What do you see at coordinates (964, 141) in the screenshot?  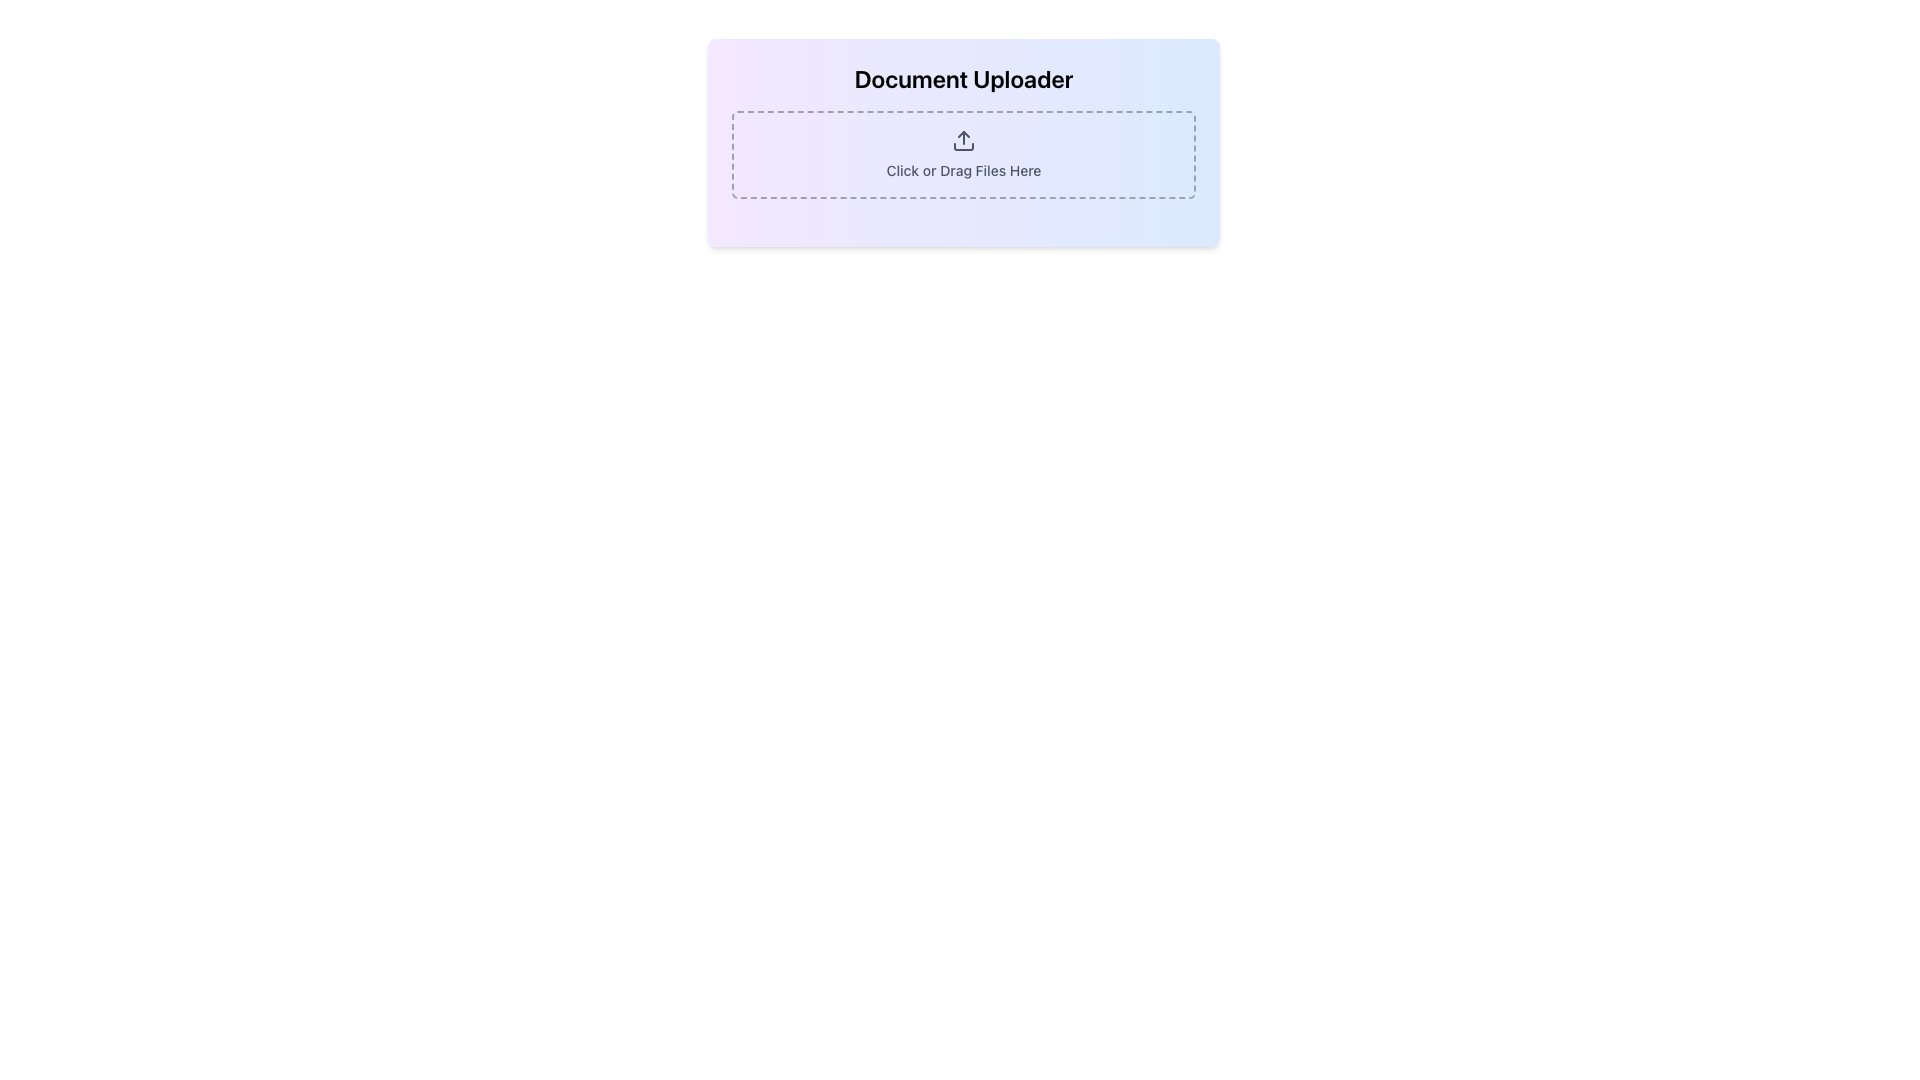 I see `the Interactive upload area grouped in a card` at bounding box center [964, 141].